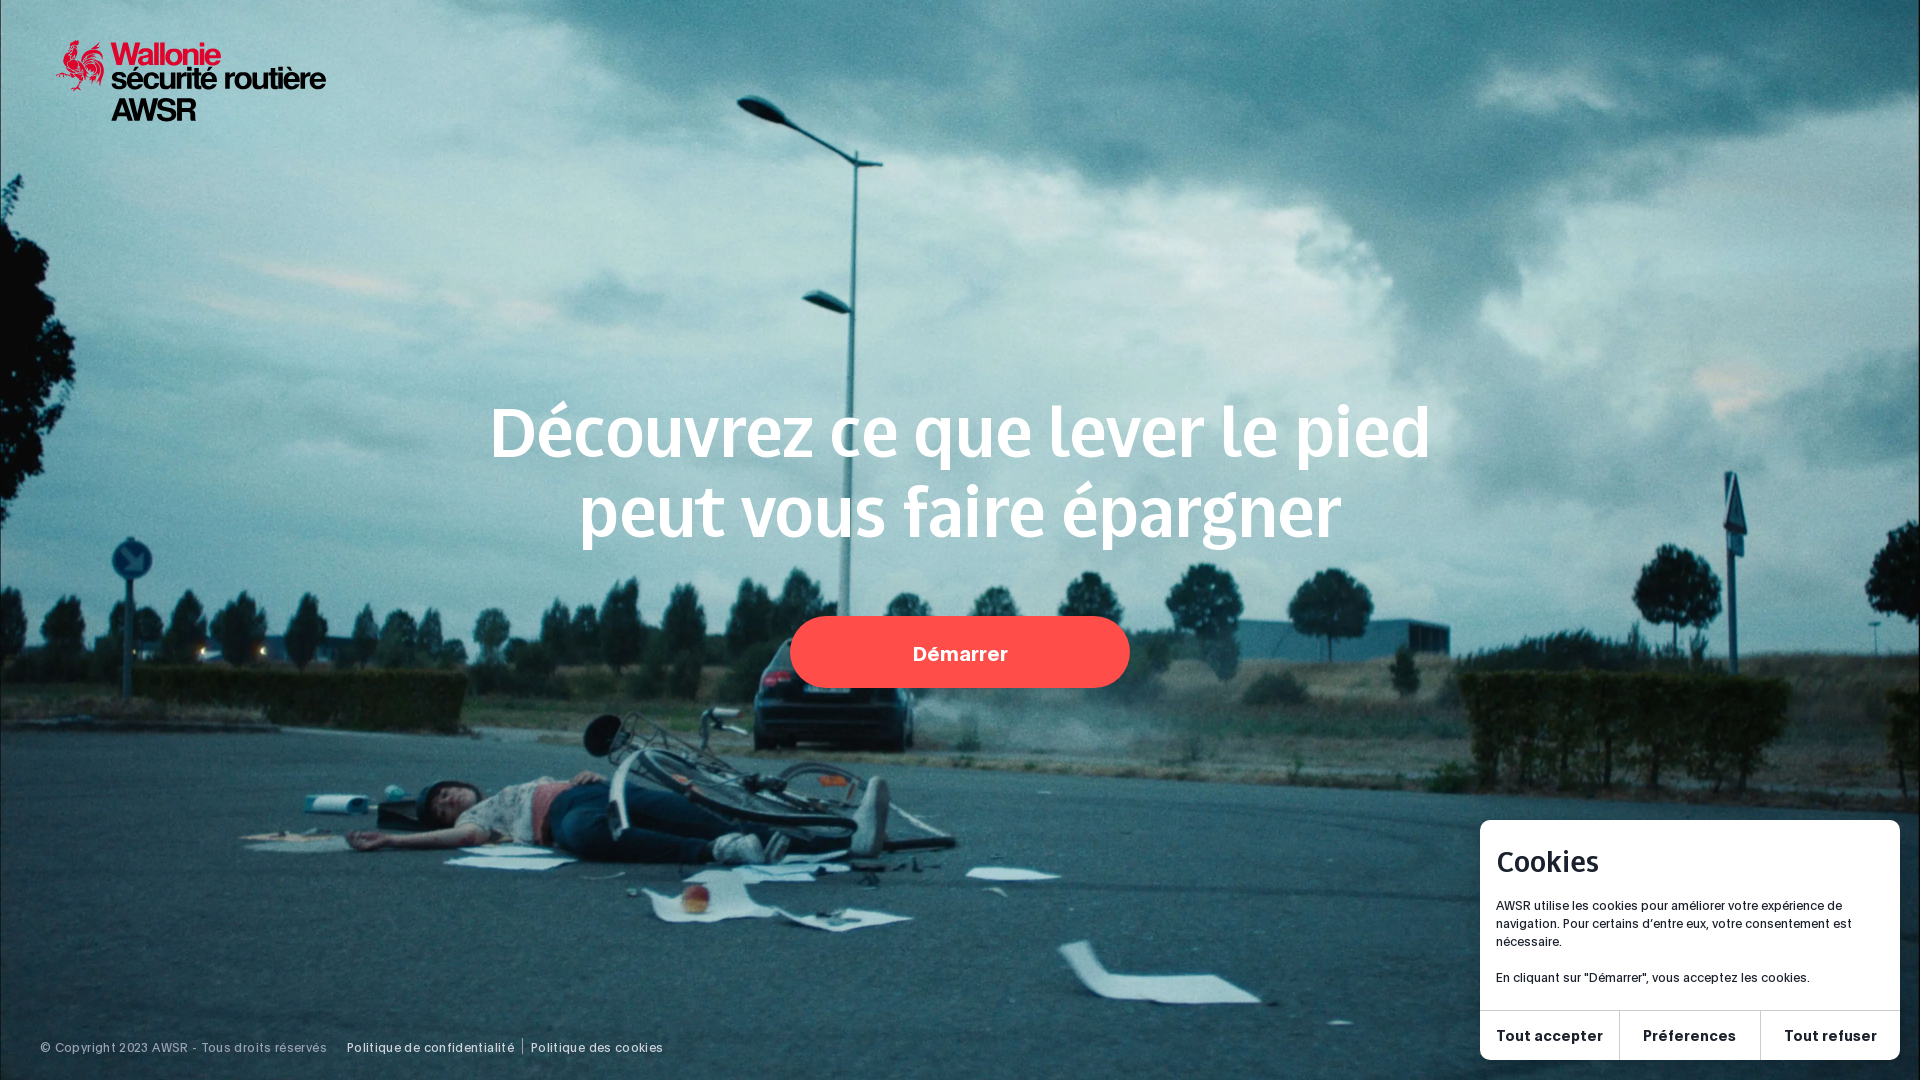 The image size is (1920, 1080). Describe the element at coordinates (1761, 1035) in the screenshot. I see `'Tout refuser'` at that location.